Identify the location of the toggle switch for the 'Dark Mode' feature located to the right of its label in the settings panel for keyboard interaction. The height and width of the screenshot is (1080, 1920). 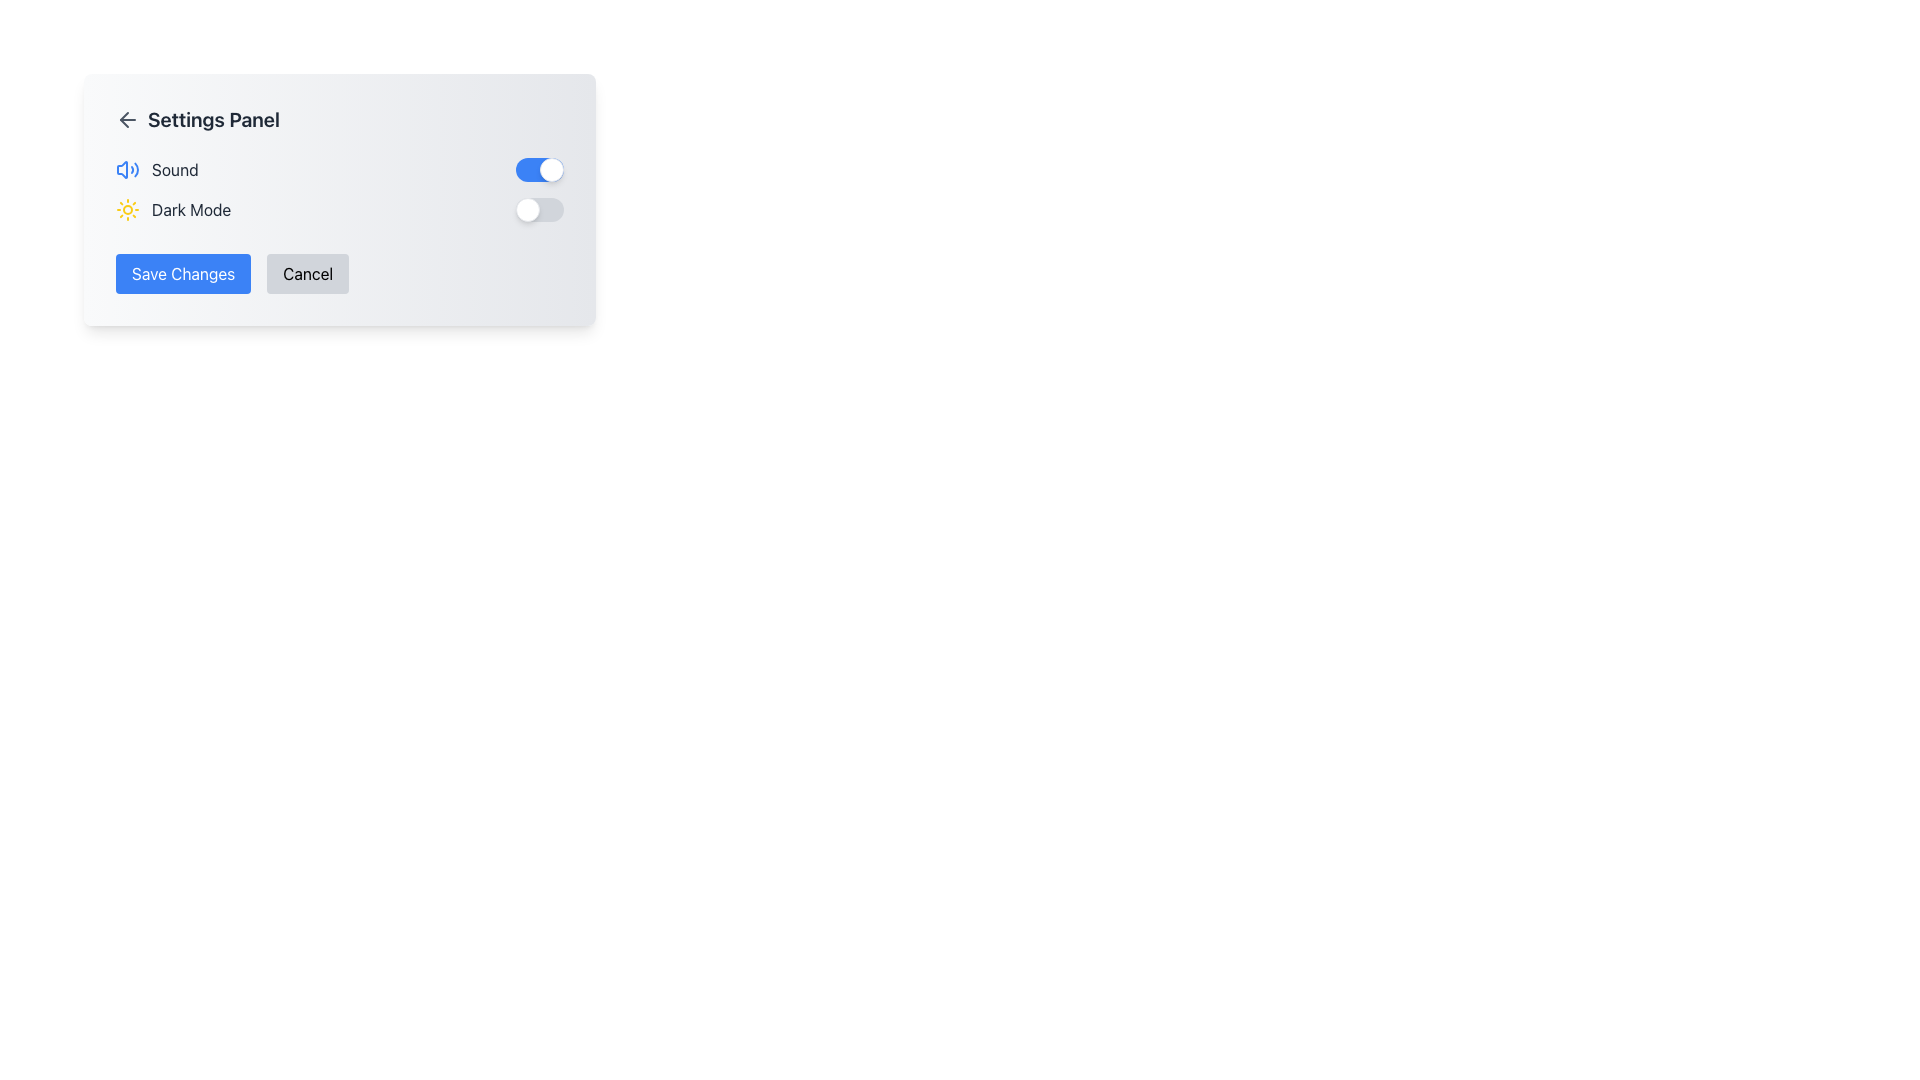
(539, 209).